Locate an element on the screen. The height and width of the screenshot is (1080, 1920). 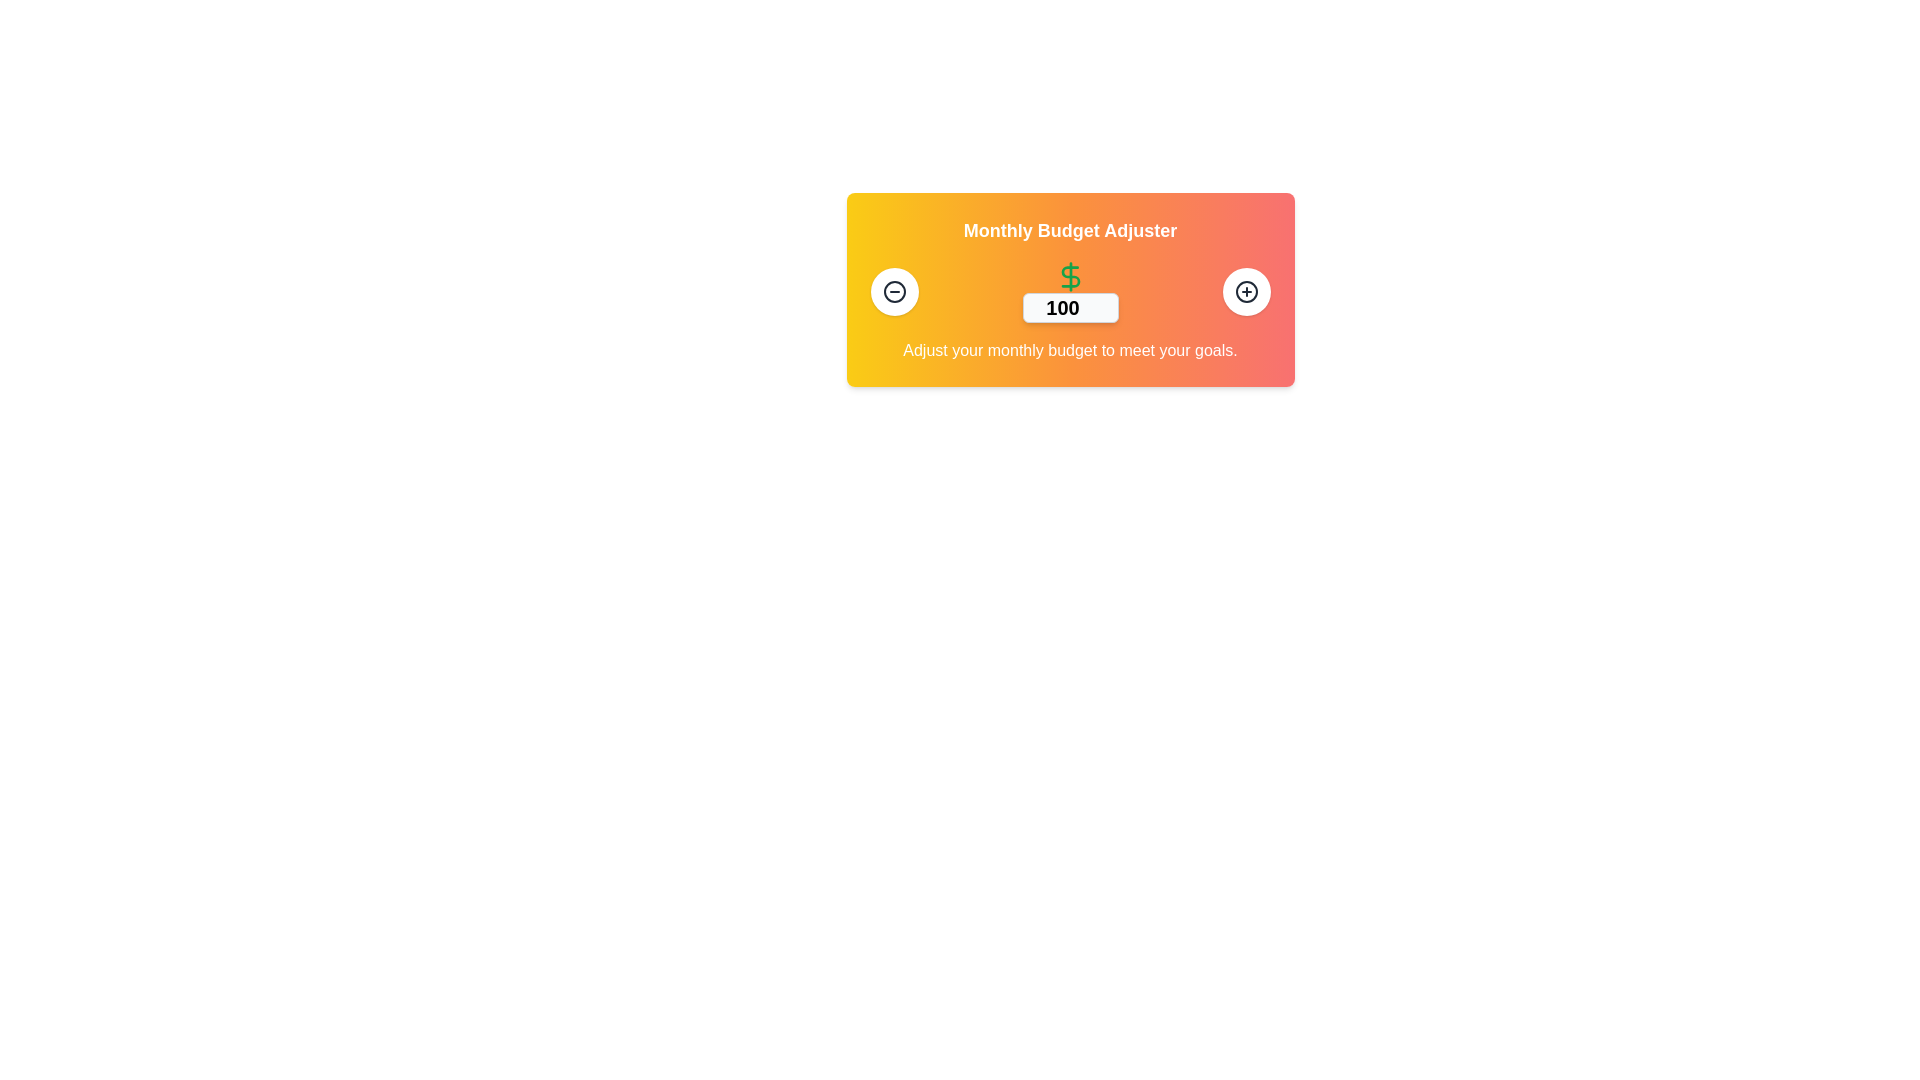
the dollar sign SVG icon, which is styled in vibrant green and represents currency, located above the numeric input field in the 'Monthly Budget Adjuster' card is located at coordinates (1069, 277).